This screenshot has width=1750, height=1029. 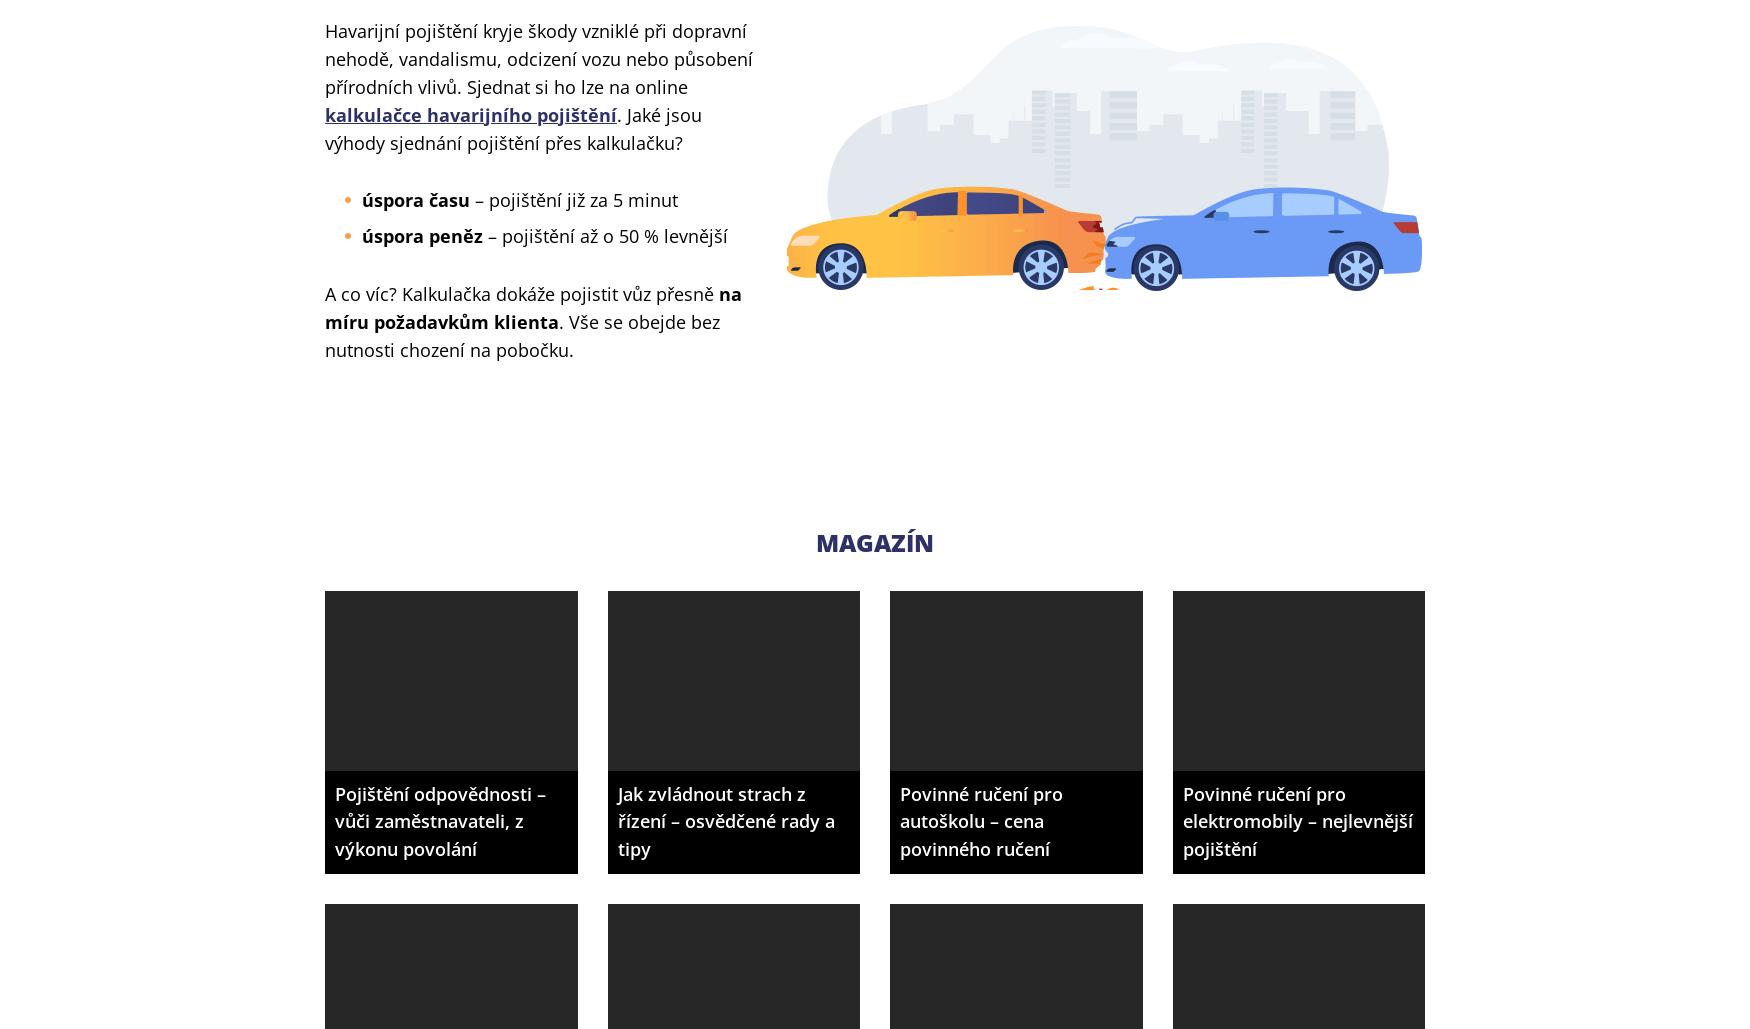 What do you see at coordinates (1180, 820) in the screenshot?
I see `'Povinné ručení pro elektromobily – nejlevnější pojištění'` at bounding box center [1180, 820].